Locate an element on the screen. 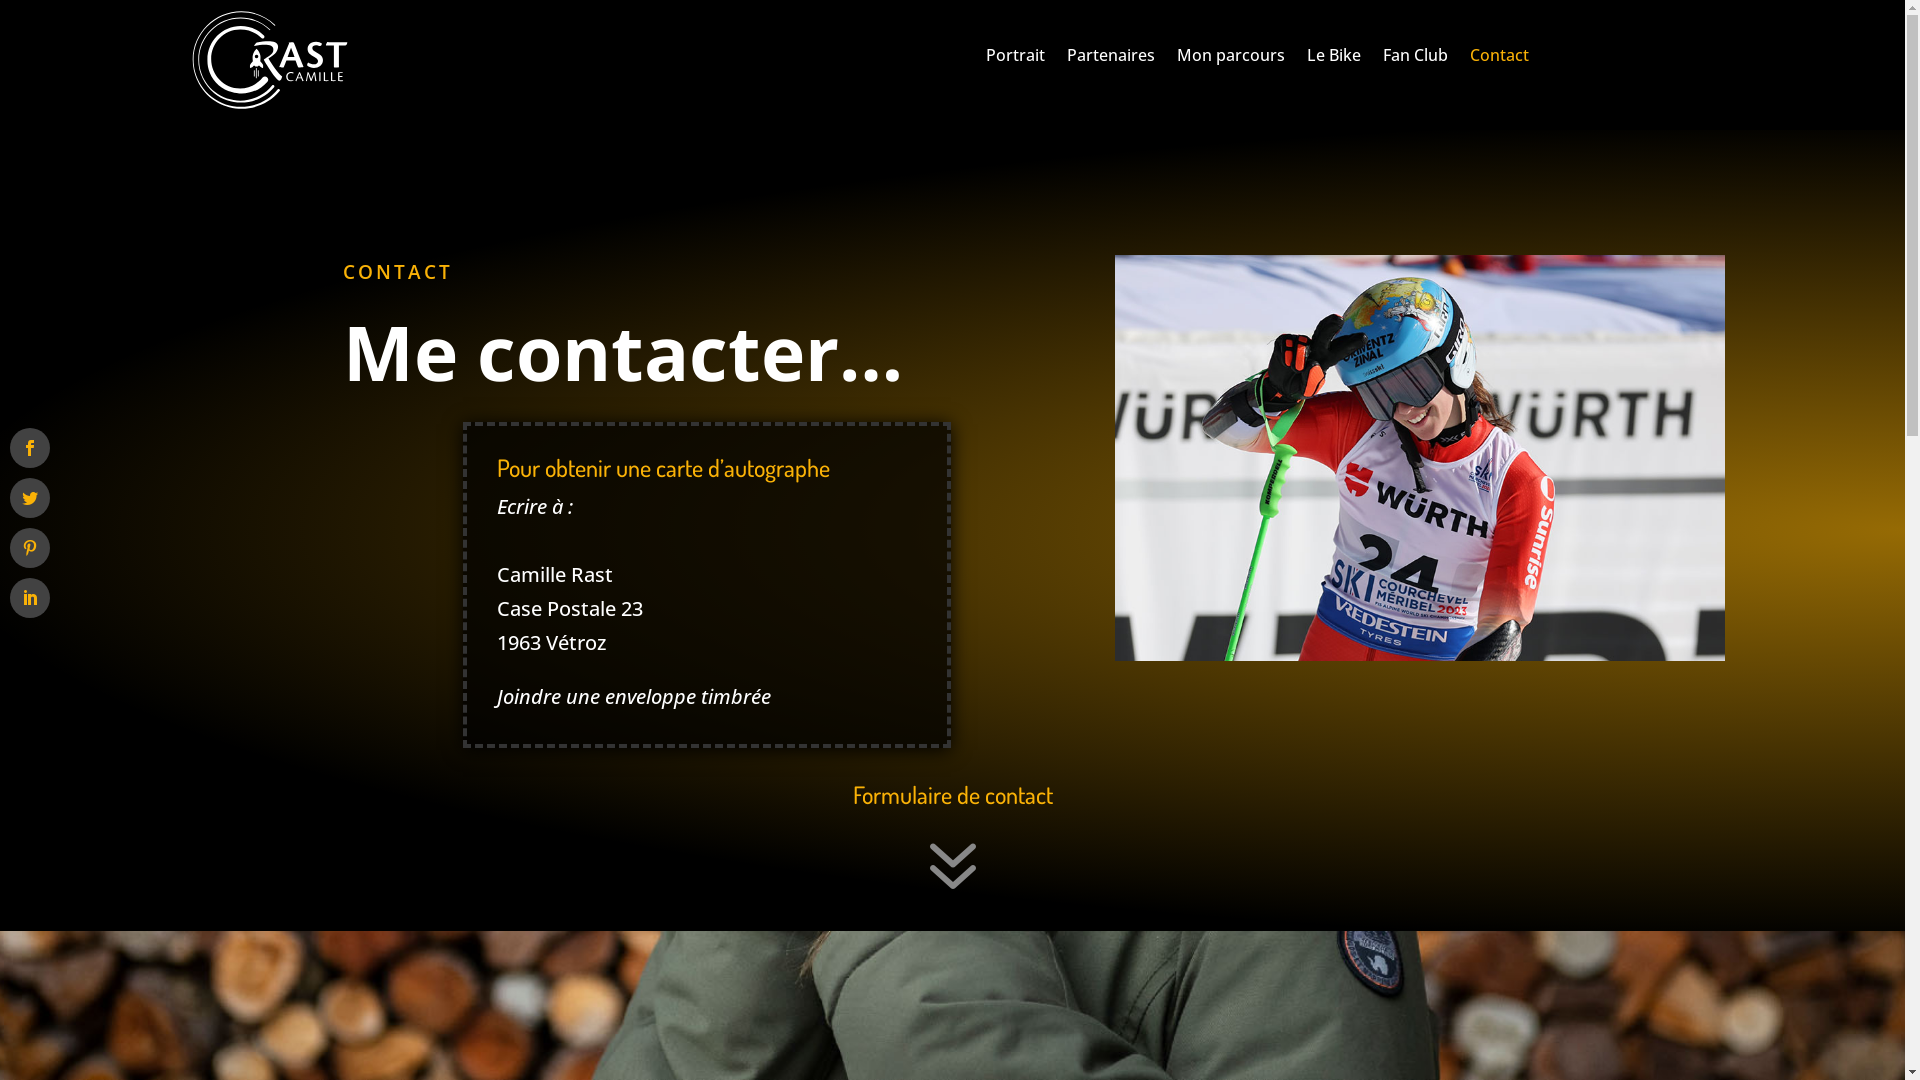 This screenshot has width=1920, height=1080. 'Camille Rast - meribel 2023-contact' is located at coordinates (1418, 458).